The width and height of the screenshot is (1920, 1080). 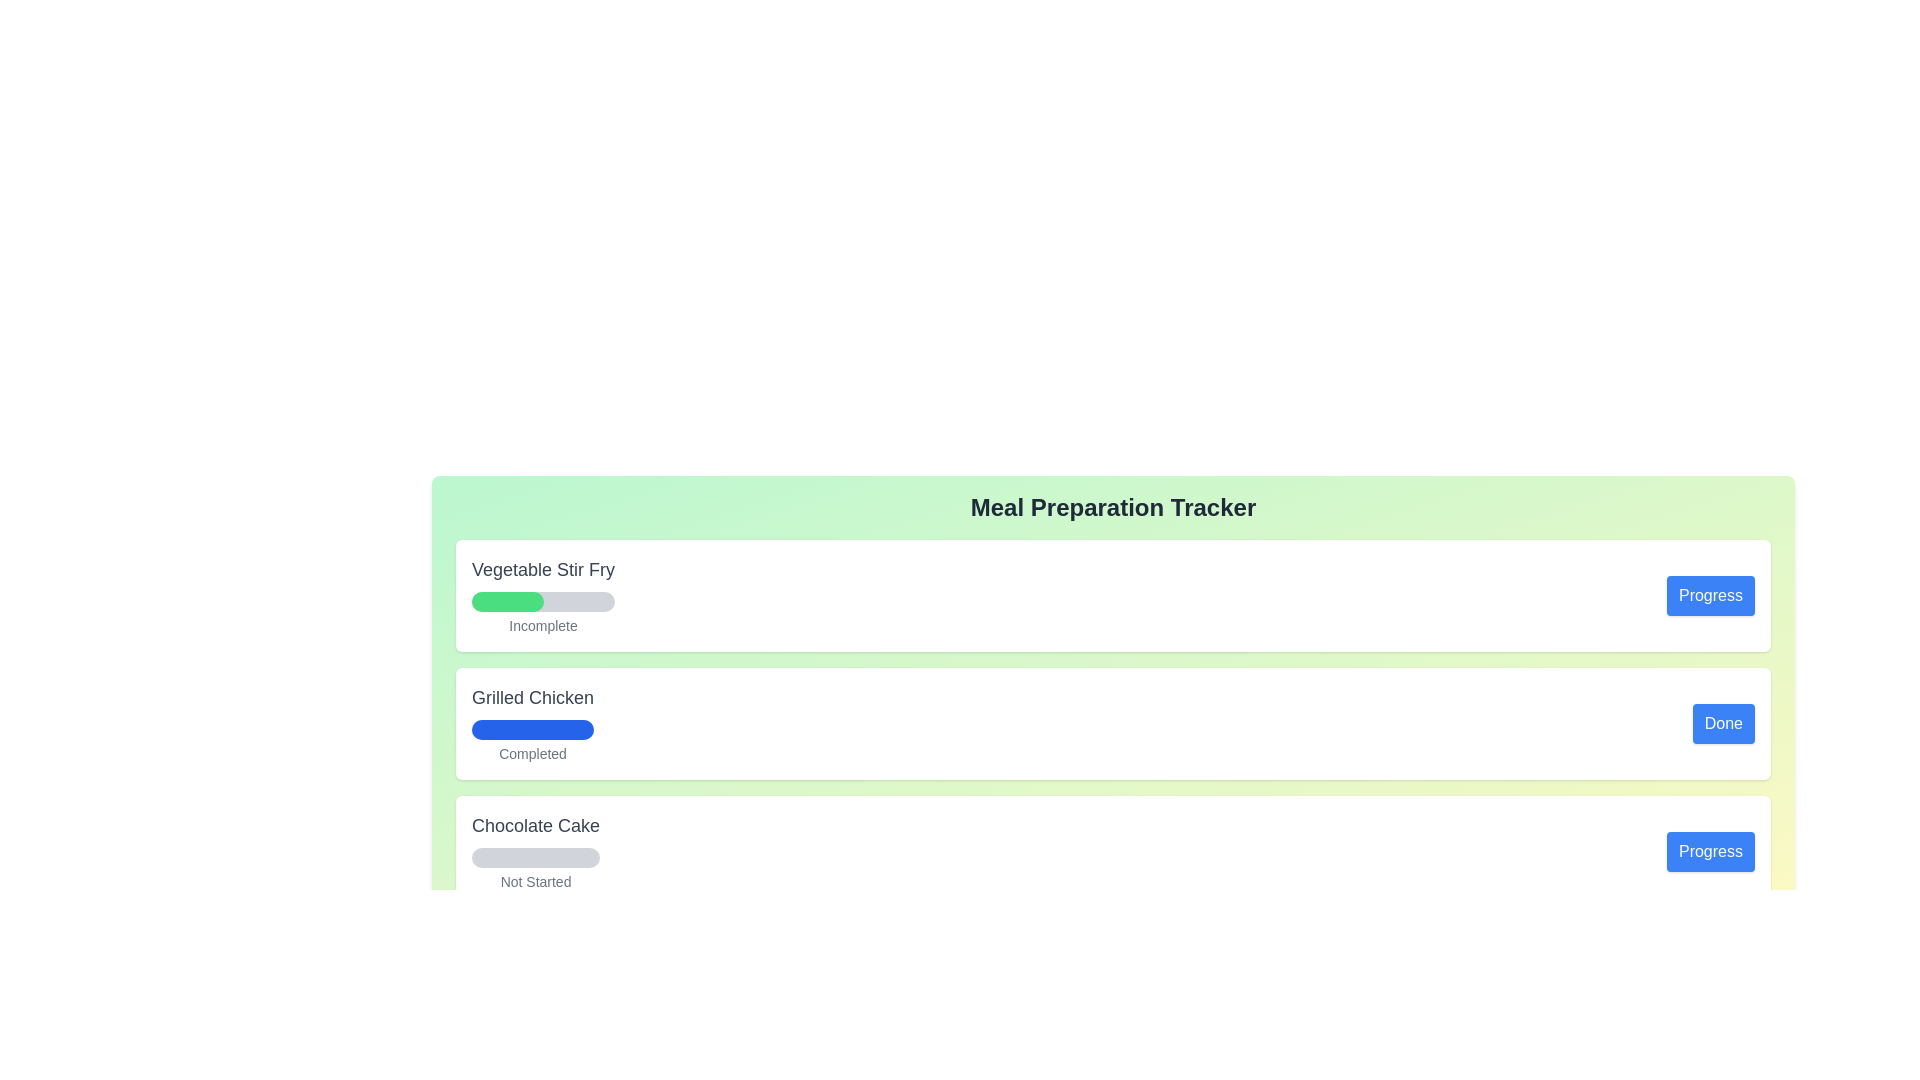 What do you see at coordinates (543, 600) in the screenshot?
I see `the horizontal progress bar indicating partial progress within the 'Vegetable Stir Fry' card, which has a light gray background and a green segment on the left` at bounding box center [543, 600].